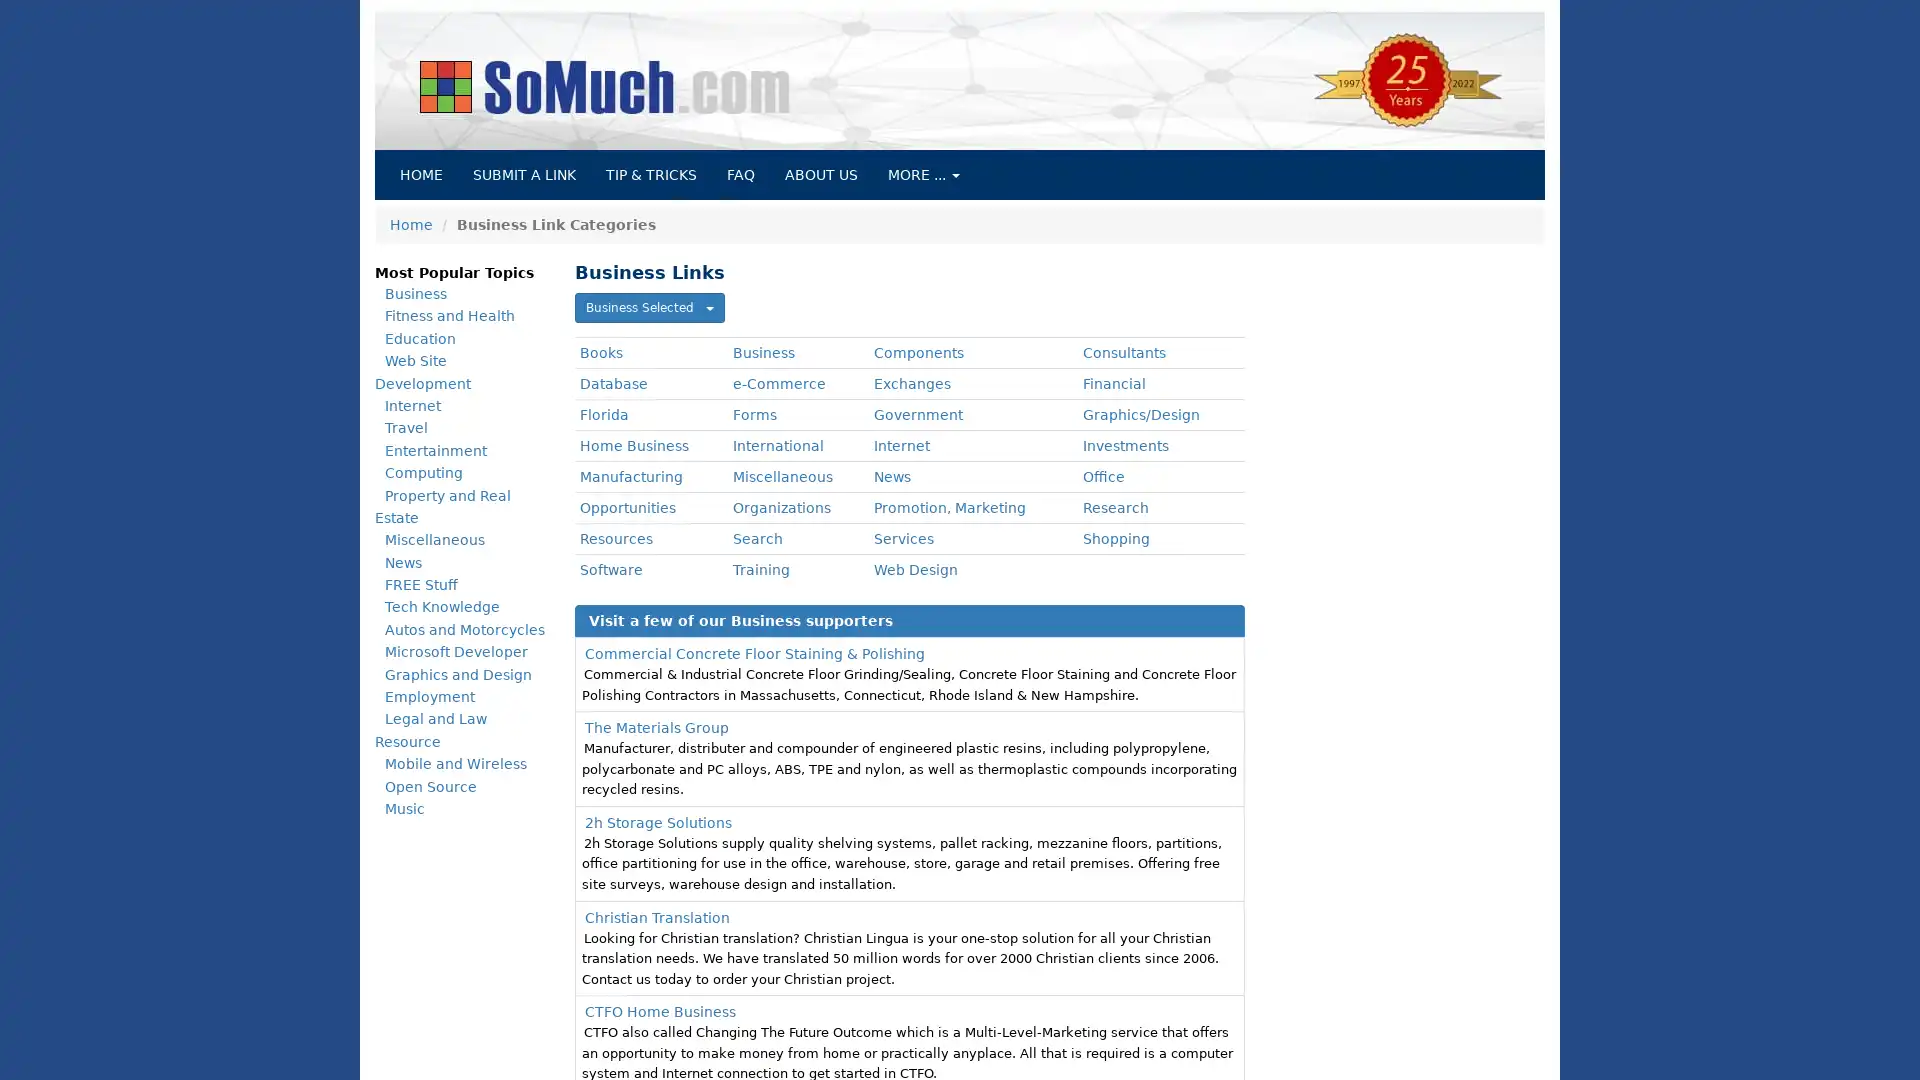  Describe the element at coordinates (649, 308) in the screenshot. I see `Business Selected` at that location.